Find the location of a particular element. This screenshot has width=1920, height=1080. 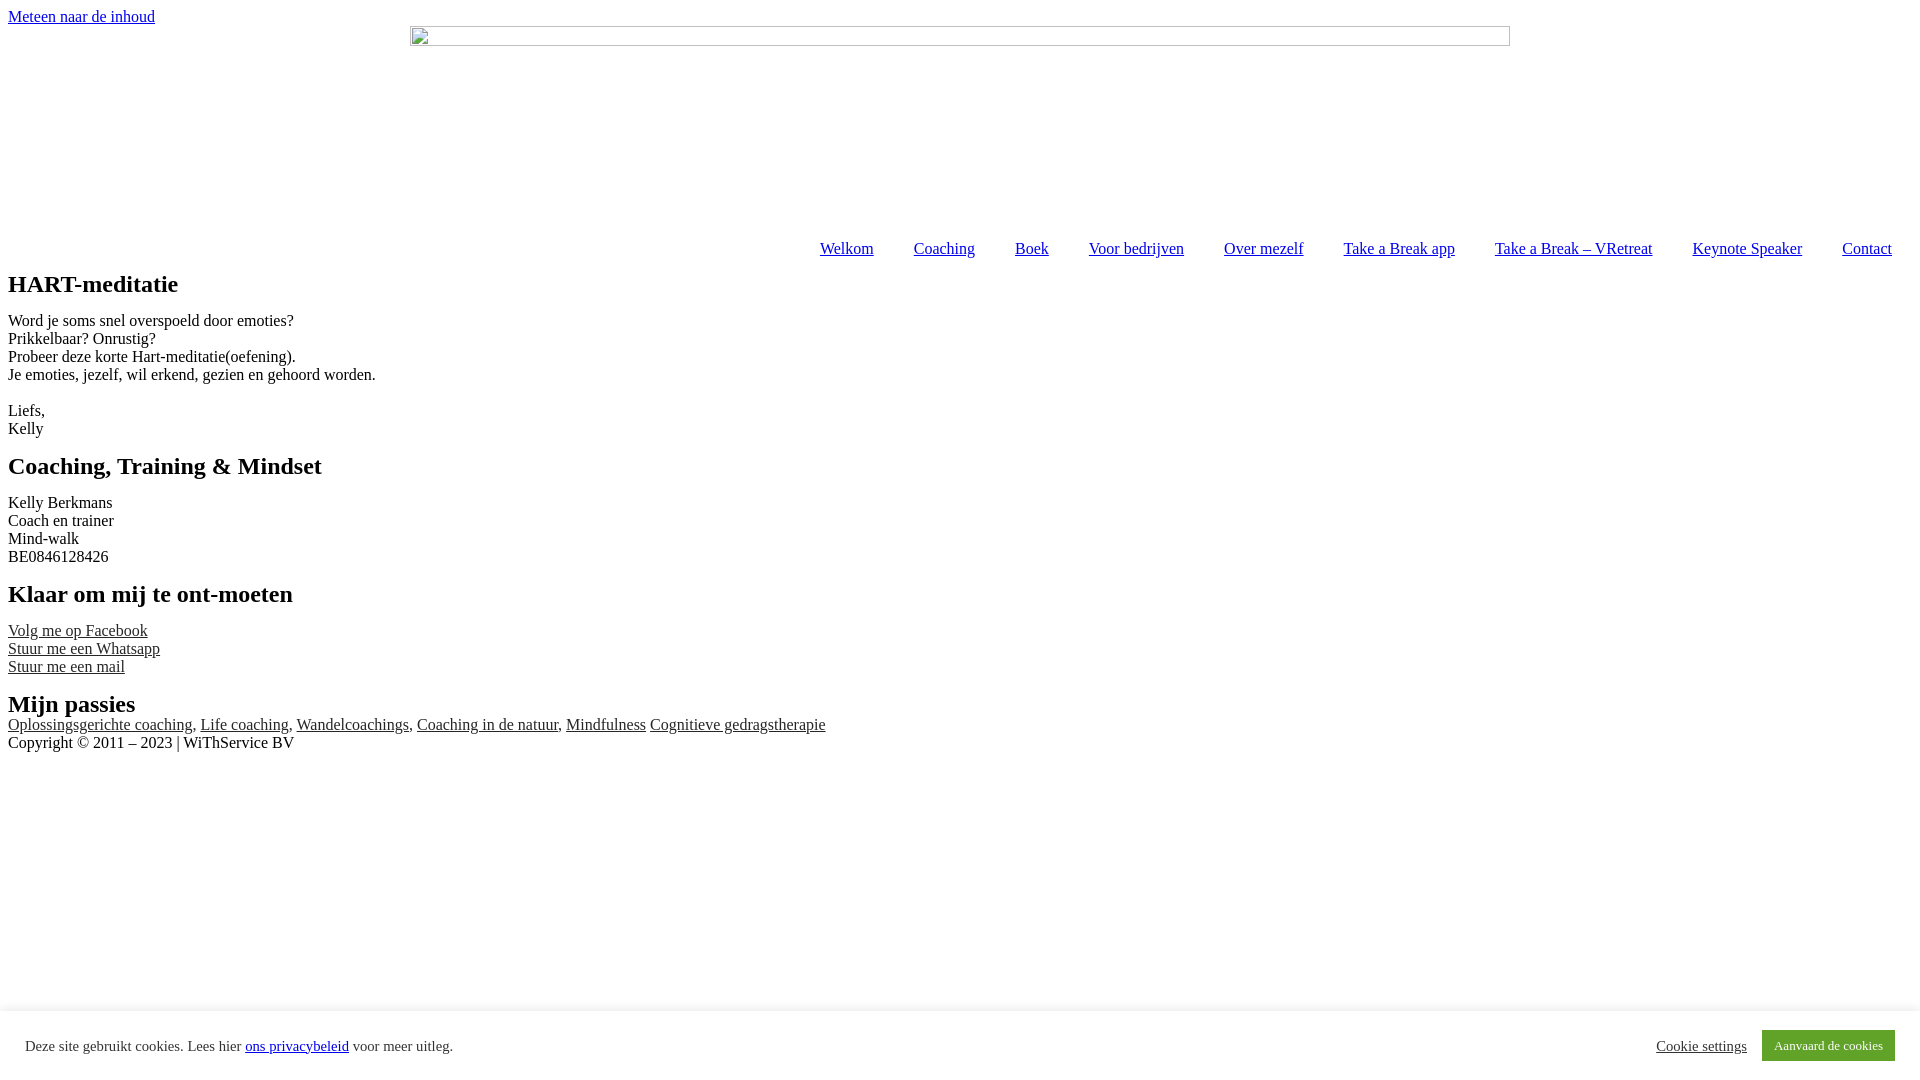

'Boek' is located at coordinates (1032, 248).